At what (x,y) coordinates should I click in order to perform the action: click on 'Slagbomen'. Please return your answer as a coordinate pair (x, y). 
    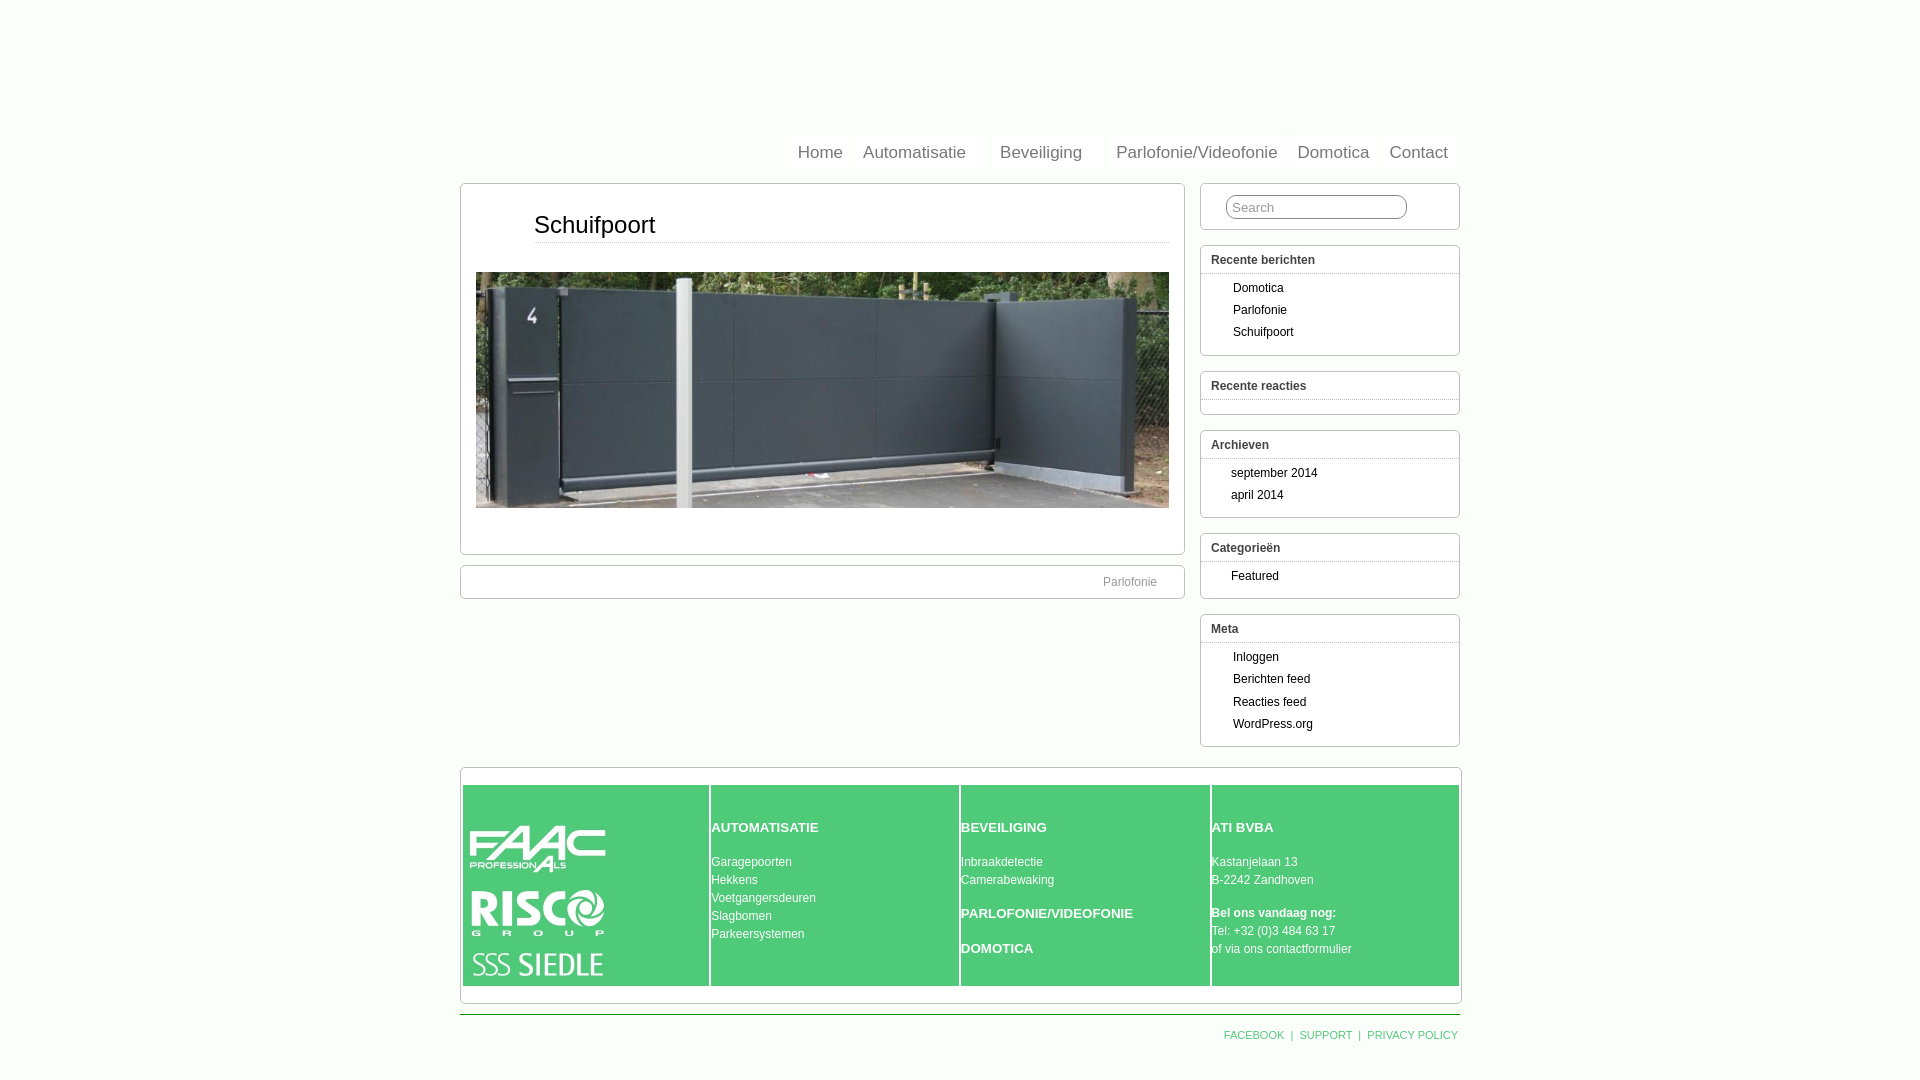
    Looking at the image, I should click on (740, 915).